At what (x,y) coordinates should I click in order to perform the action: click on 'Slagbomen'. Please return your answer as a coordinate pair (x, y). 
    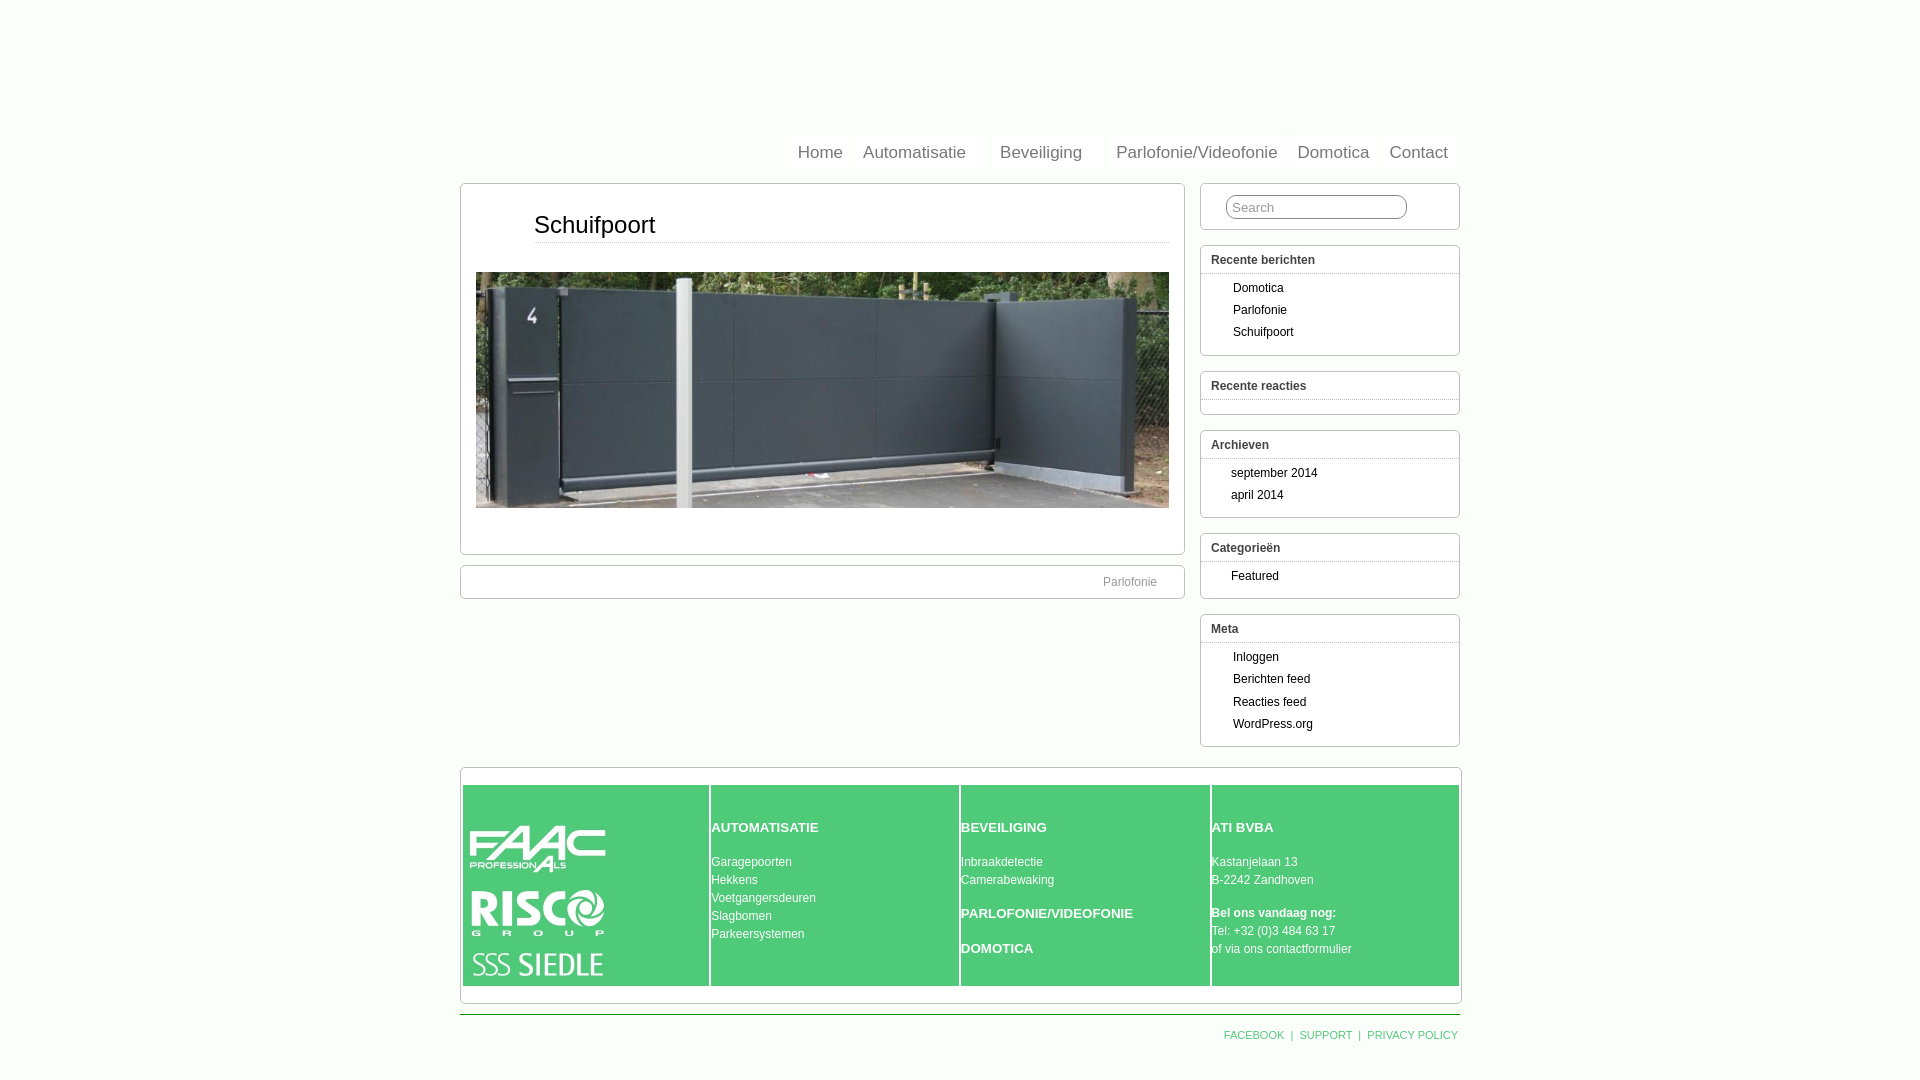
    Looking at the image, I should click on (740, 915).